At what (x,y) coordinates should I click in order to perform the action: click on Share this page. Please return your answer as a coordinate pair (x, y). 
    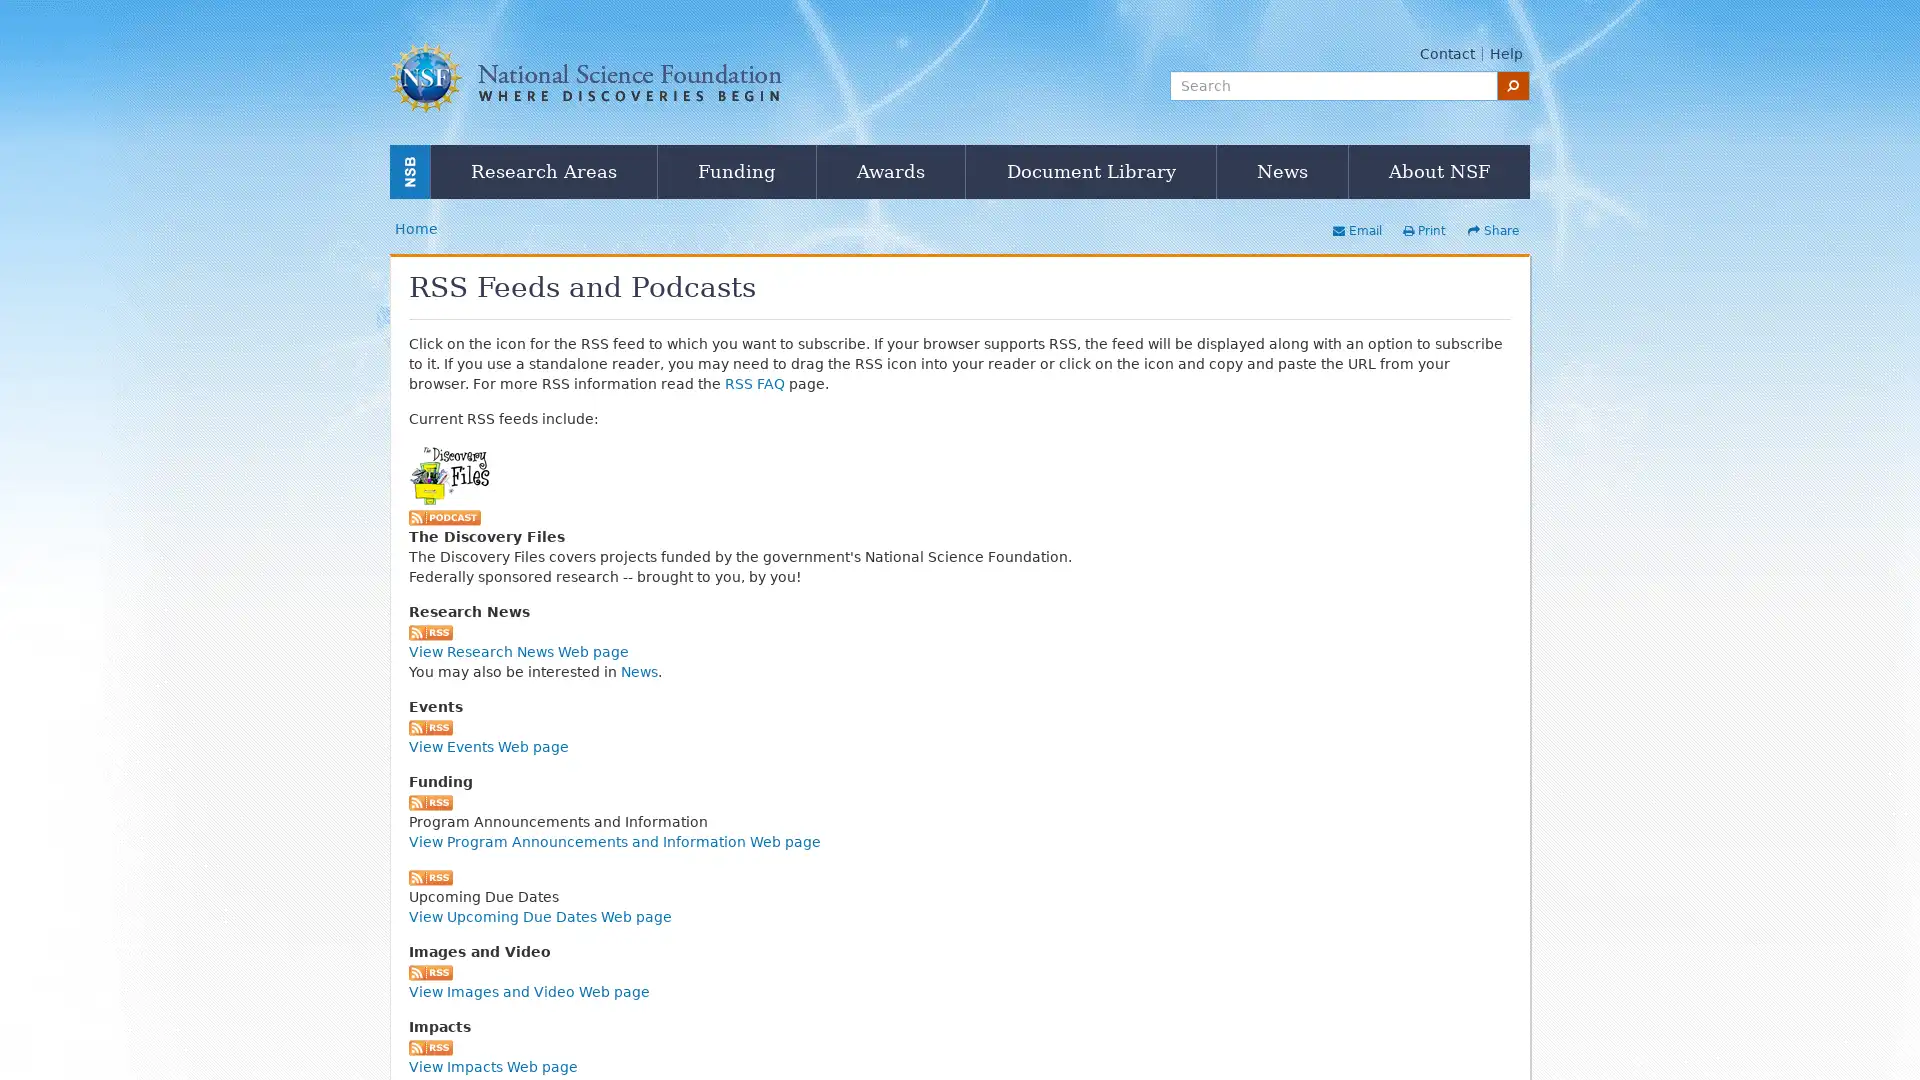
    Looking at the image, I should click on (1493, 230).